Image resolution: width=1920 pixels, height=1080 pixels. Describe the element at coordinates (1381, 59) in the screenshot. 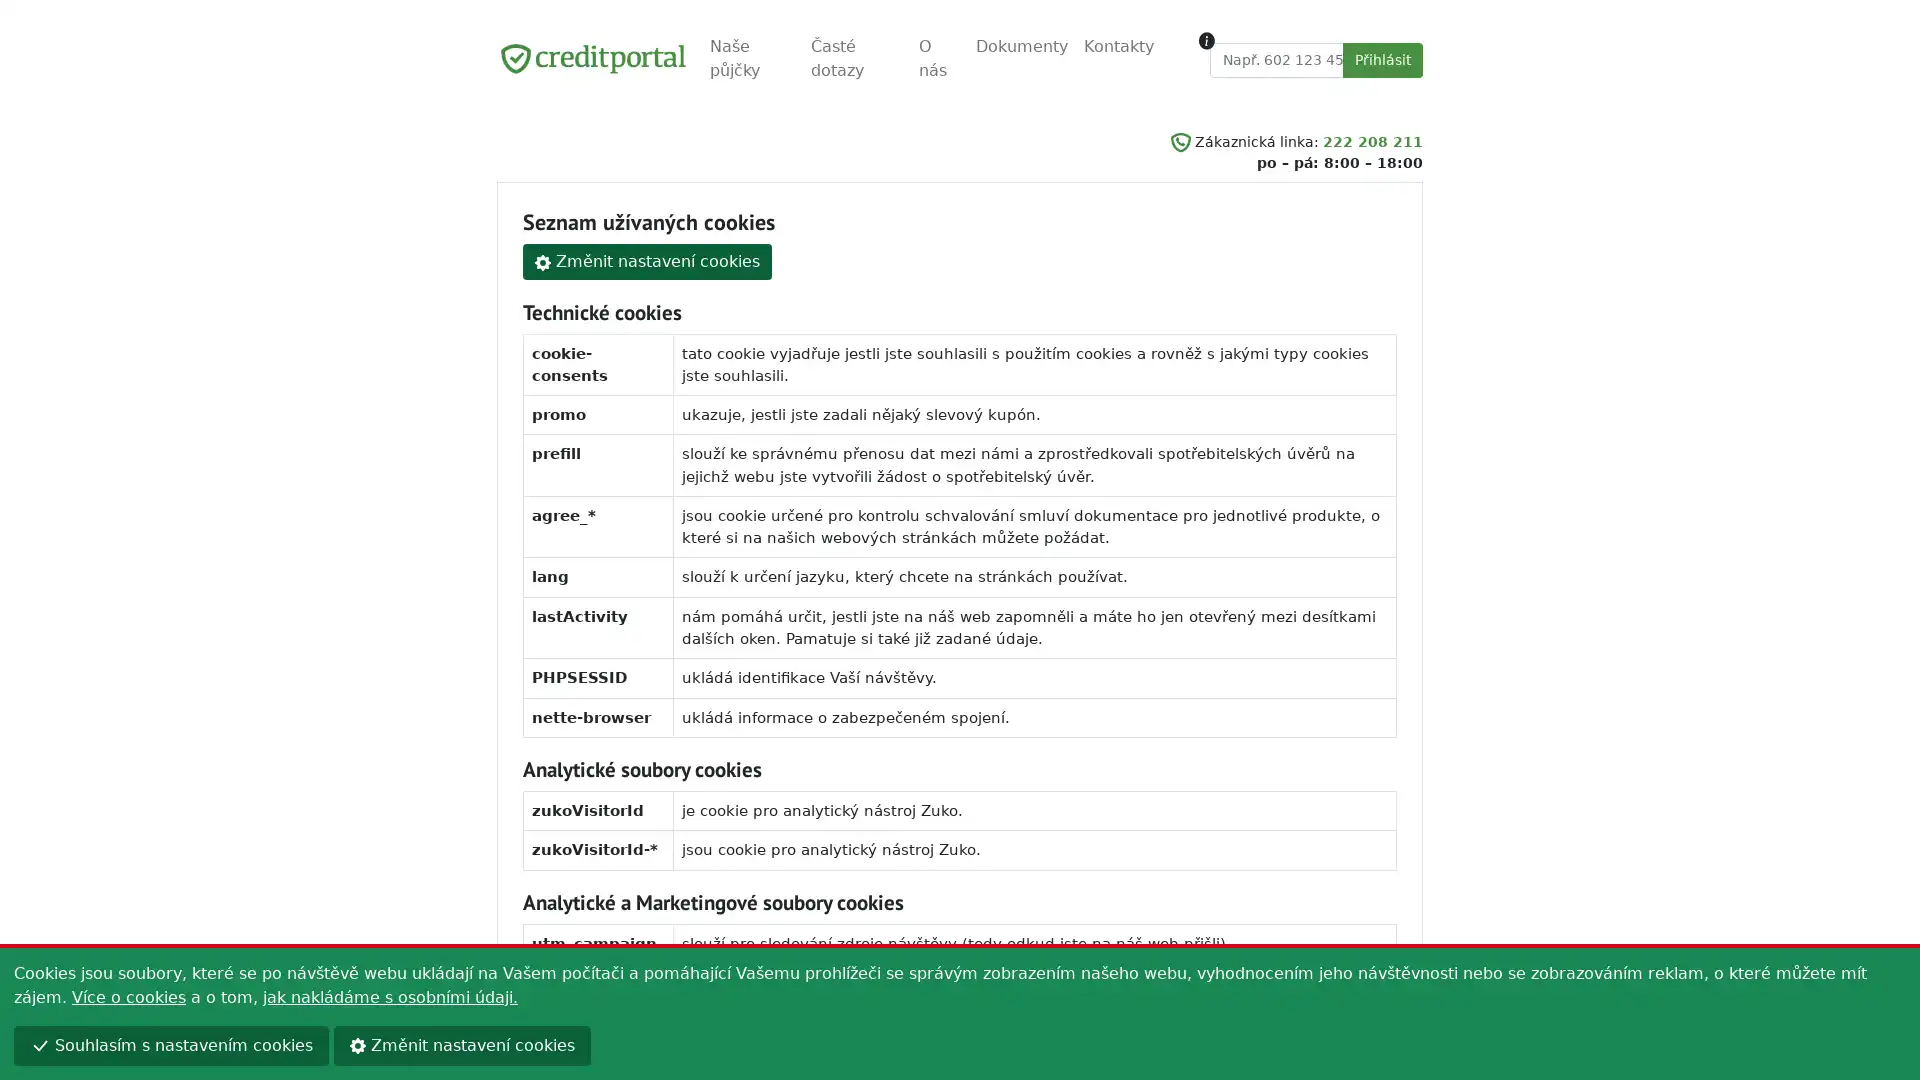

I see `Prihlasit` at that location.